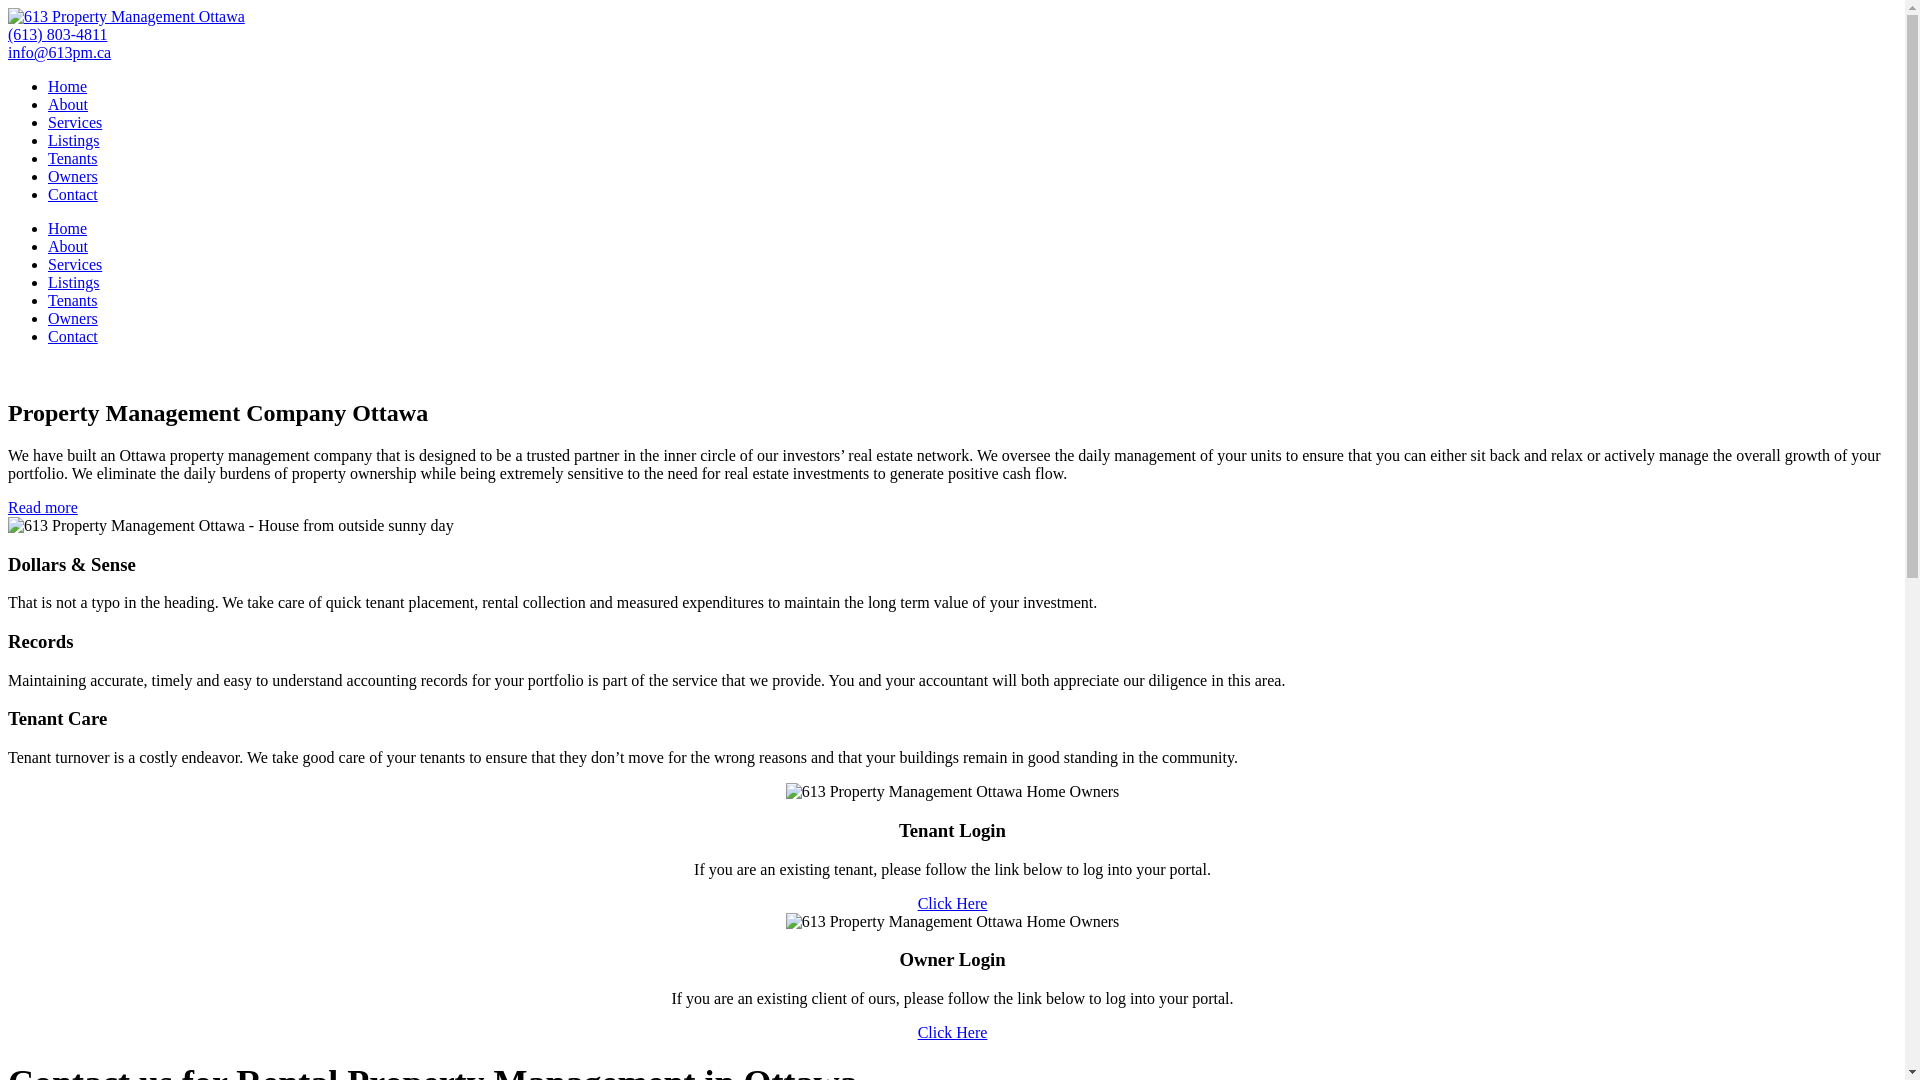 This screenshot has width=1920, height=1080. What do you see at coordinates (73, 139) in the screenshot?
I see `'Listings'` at bounding box center [73, 139].